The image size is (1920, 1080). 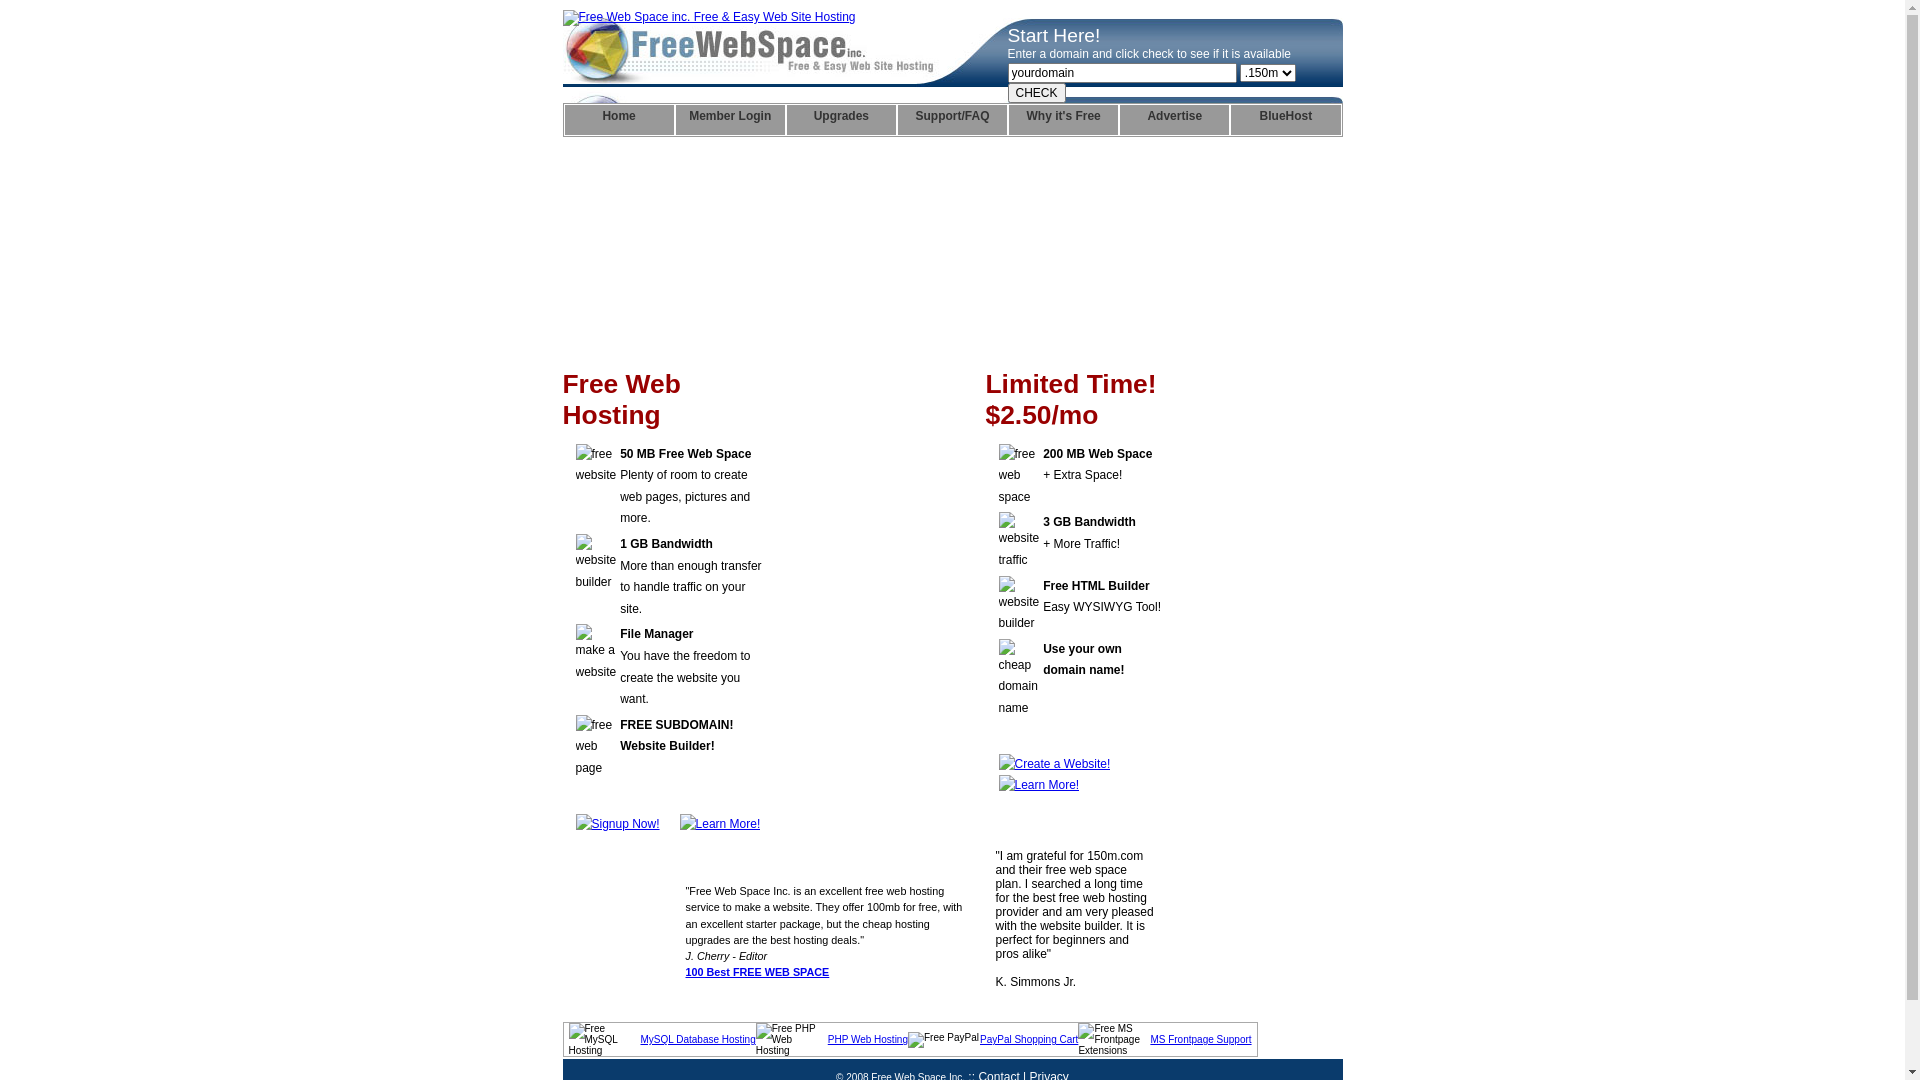 What do you see at coordinates (1036, 92) in the screenshot?
I see `'CHECK'` at bounding box center [1036, 92].